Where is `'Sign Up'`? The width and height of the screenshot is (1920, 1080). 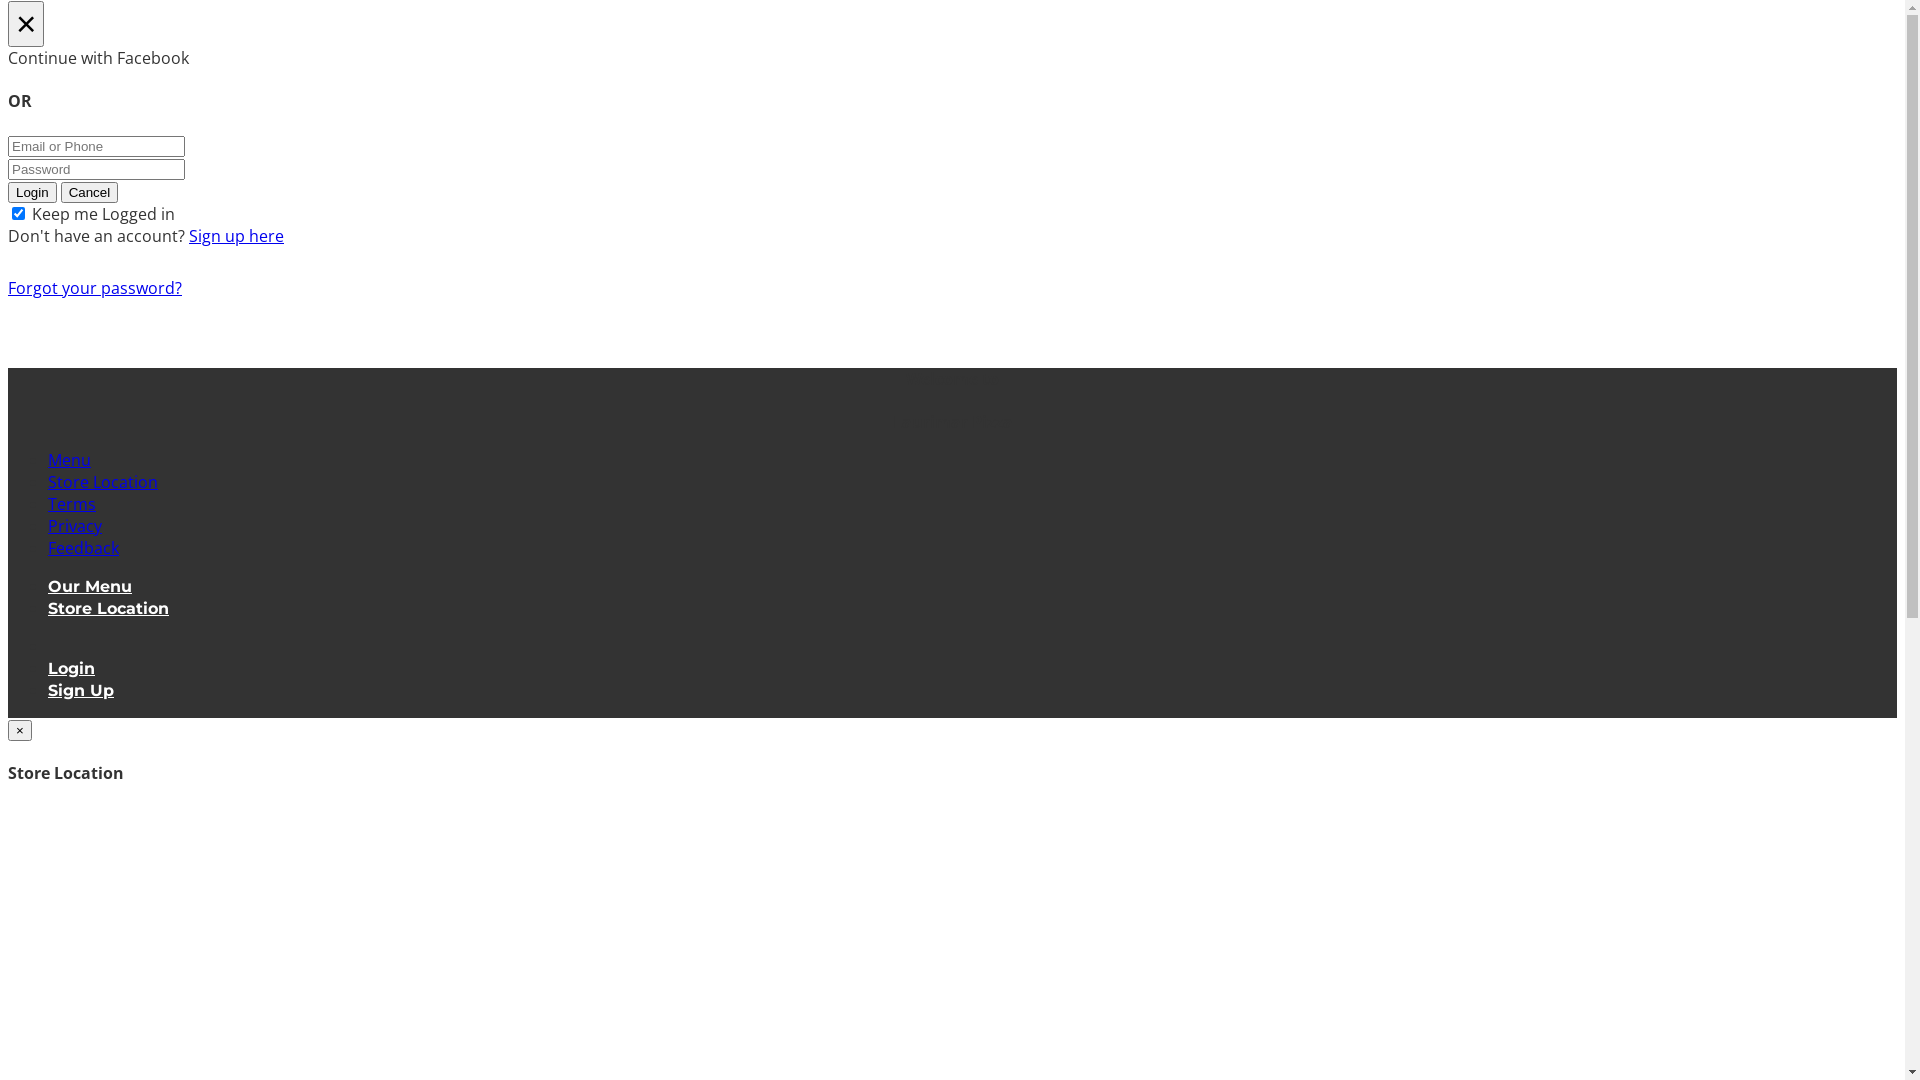 'Sign Up' is located at coordinates (48, 689).